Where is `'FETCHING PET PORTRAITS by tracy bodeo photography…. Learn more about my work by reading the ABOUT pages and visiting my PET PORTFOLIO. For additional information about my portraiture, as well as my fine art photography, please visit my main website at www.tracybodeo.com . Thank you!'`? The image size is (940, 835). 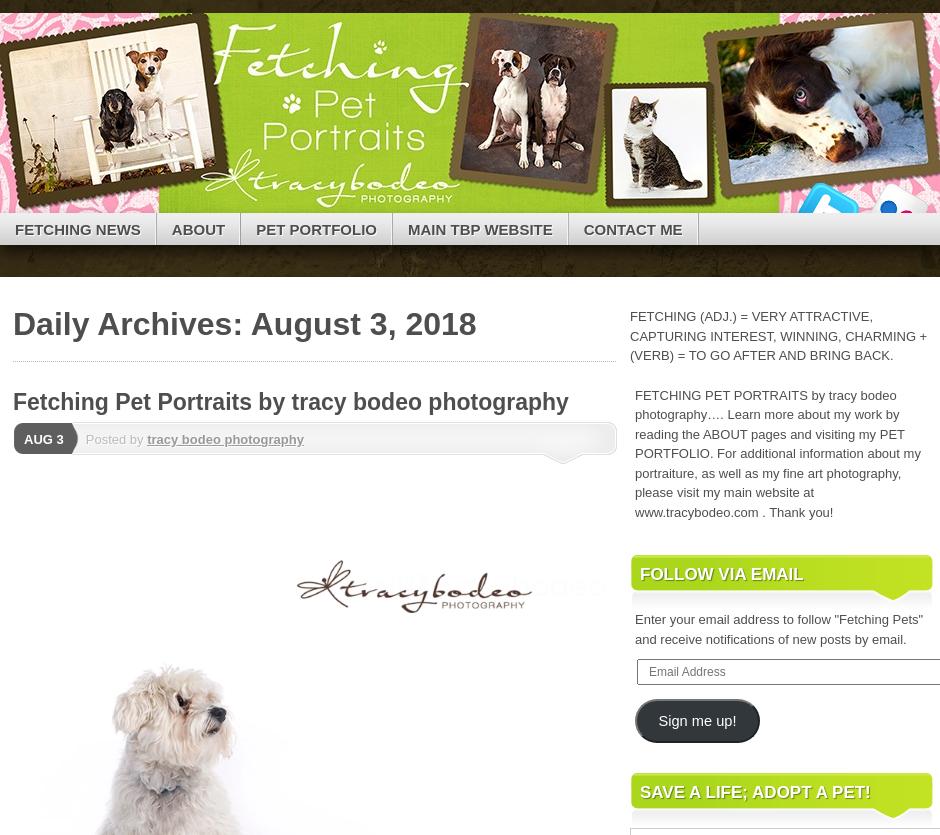
'FETCHING PET PORTRAITS by tracy bodeo photography…. Learn more about my work by reading the ABOUT pages and visiting my PET PORTFOLIO. For additional information about my portraiture, as well as my fine art photography, please visit my main website at www.tracybodeo.com . Thank you!' is located at coordinates (776, 451).